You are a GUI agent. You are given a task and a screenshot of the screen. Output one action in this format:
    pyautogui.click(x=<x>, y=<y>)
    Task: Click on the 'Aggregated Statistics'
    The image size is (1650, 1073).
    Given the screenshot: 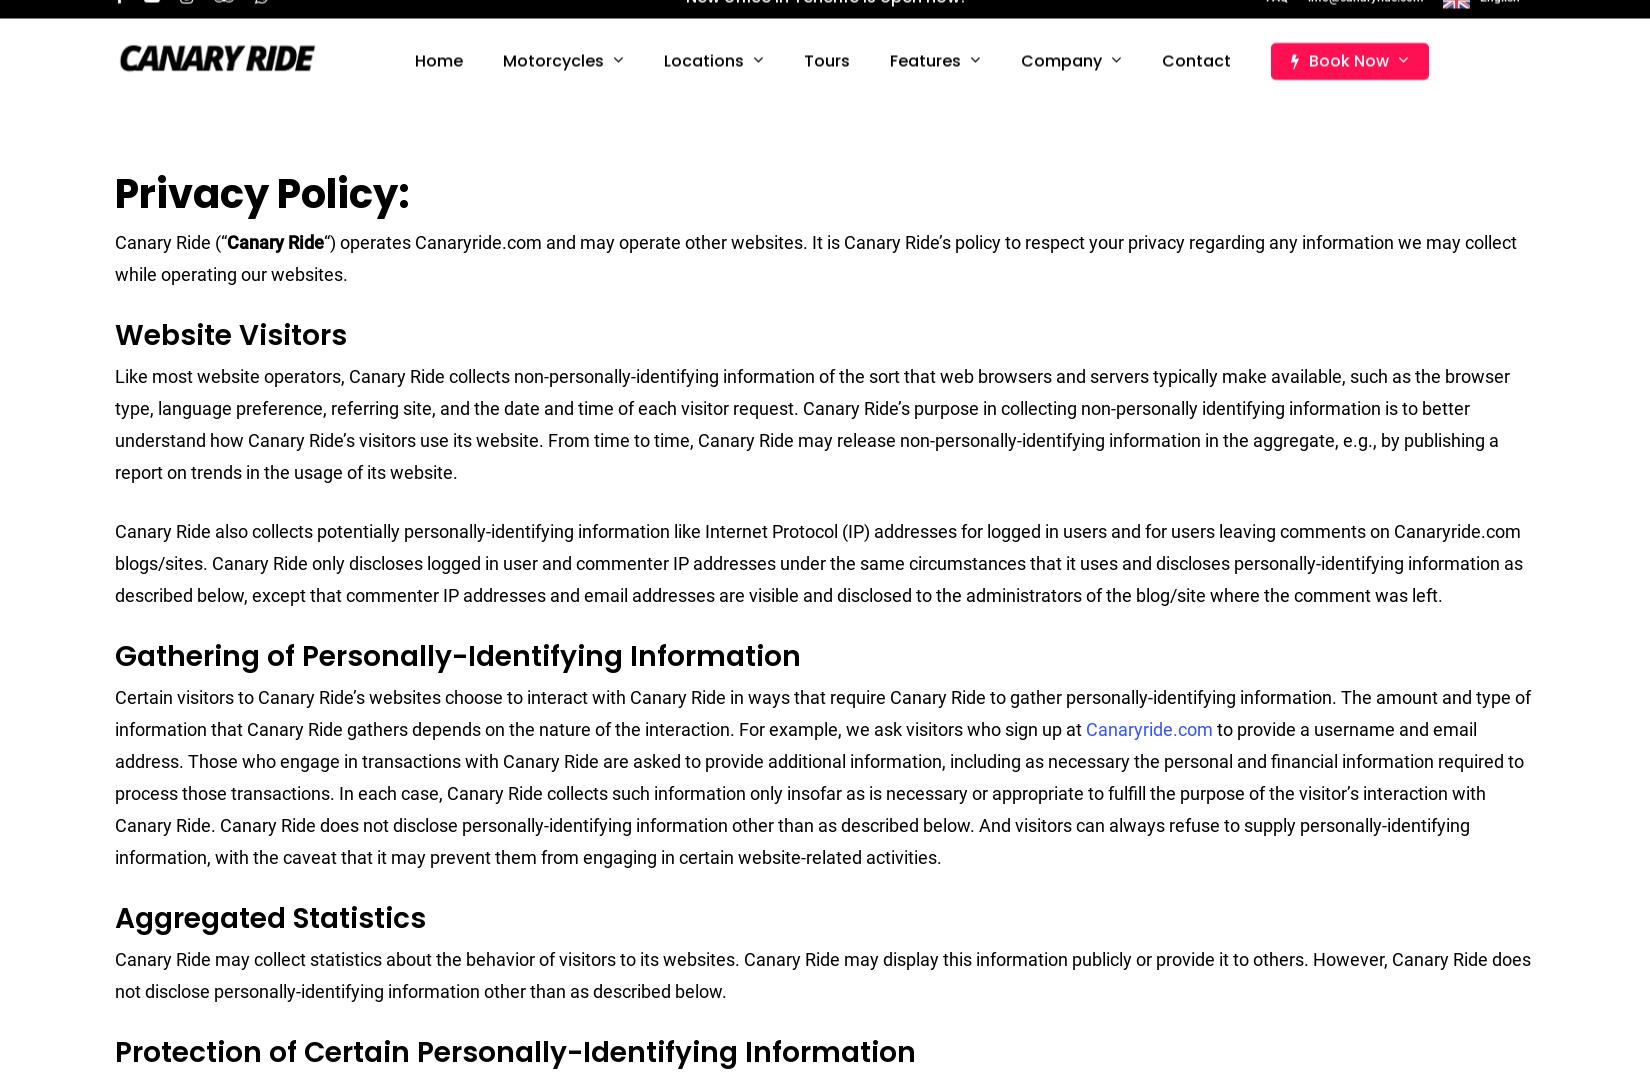 What is the action you would take?
    pyautogui.click(x=270, y=918)
    